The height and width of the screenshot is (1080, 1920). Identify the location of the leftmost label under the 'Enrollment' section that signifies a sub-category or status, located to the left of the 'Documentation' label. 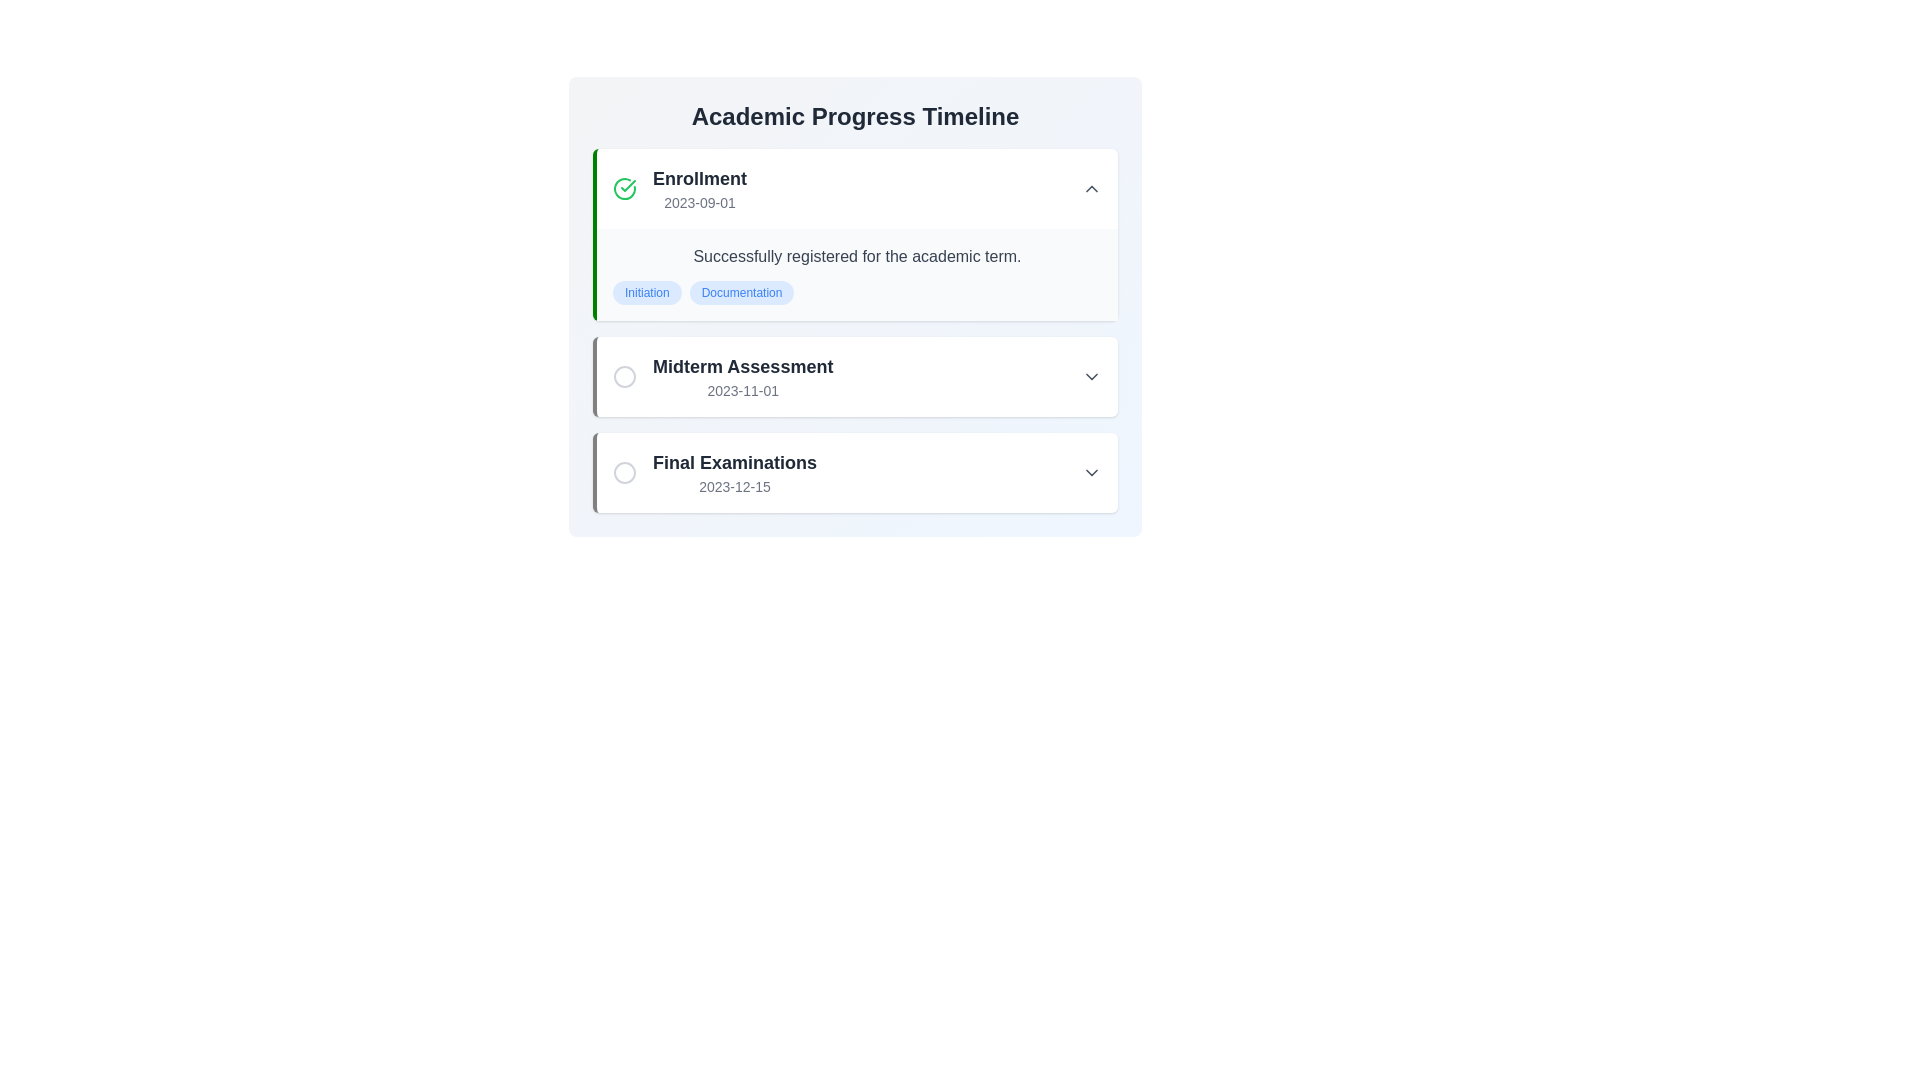
(647, 293).